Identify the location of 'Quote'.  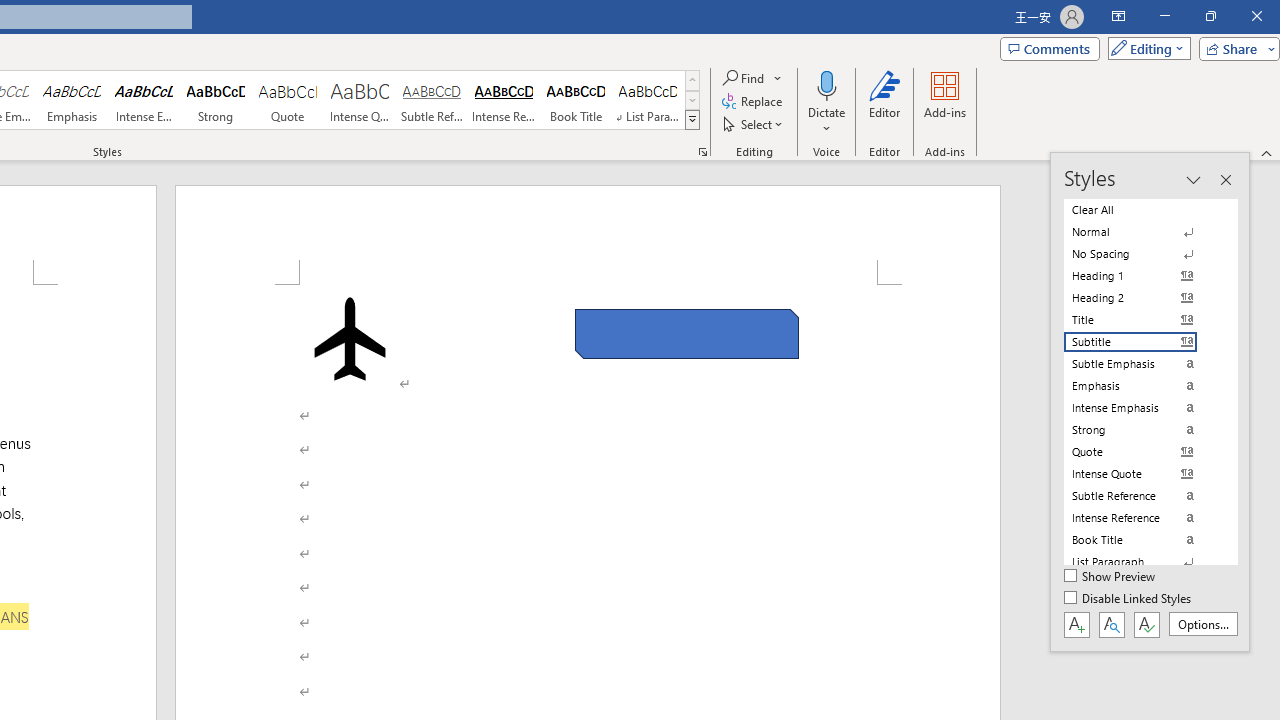
(287, 100).